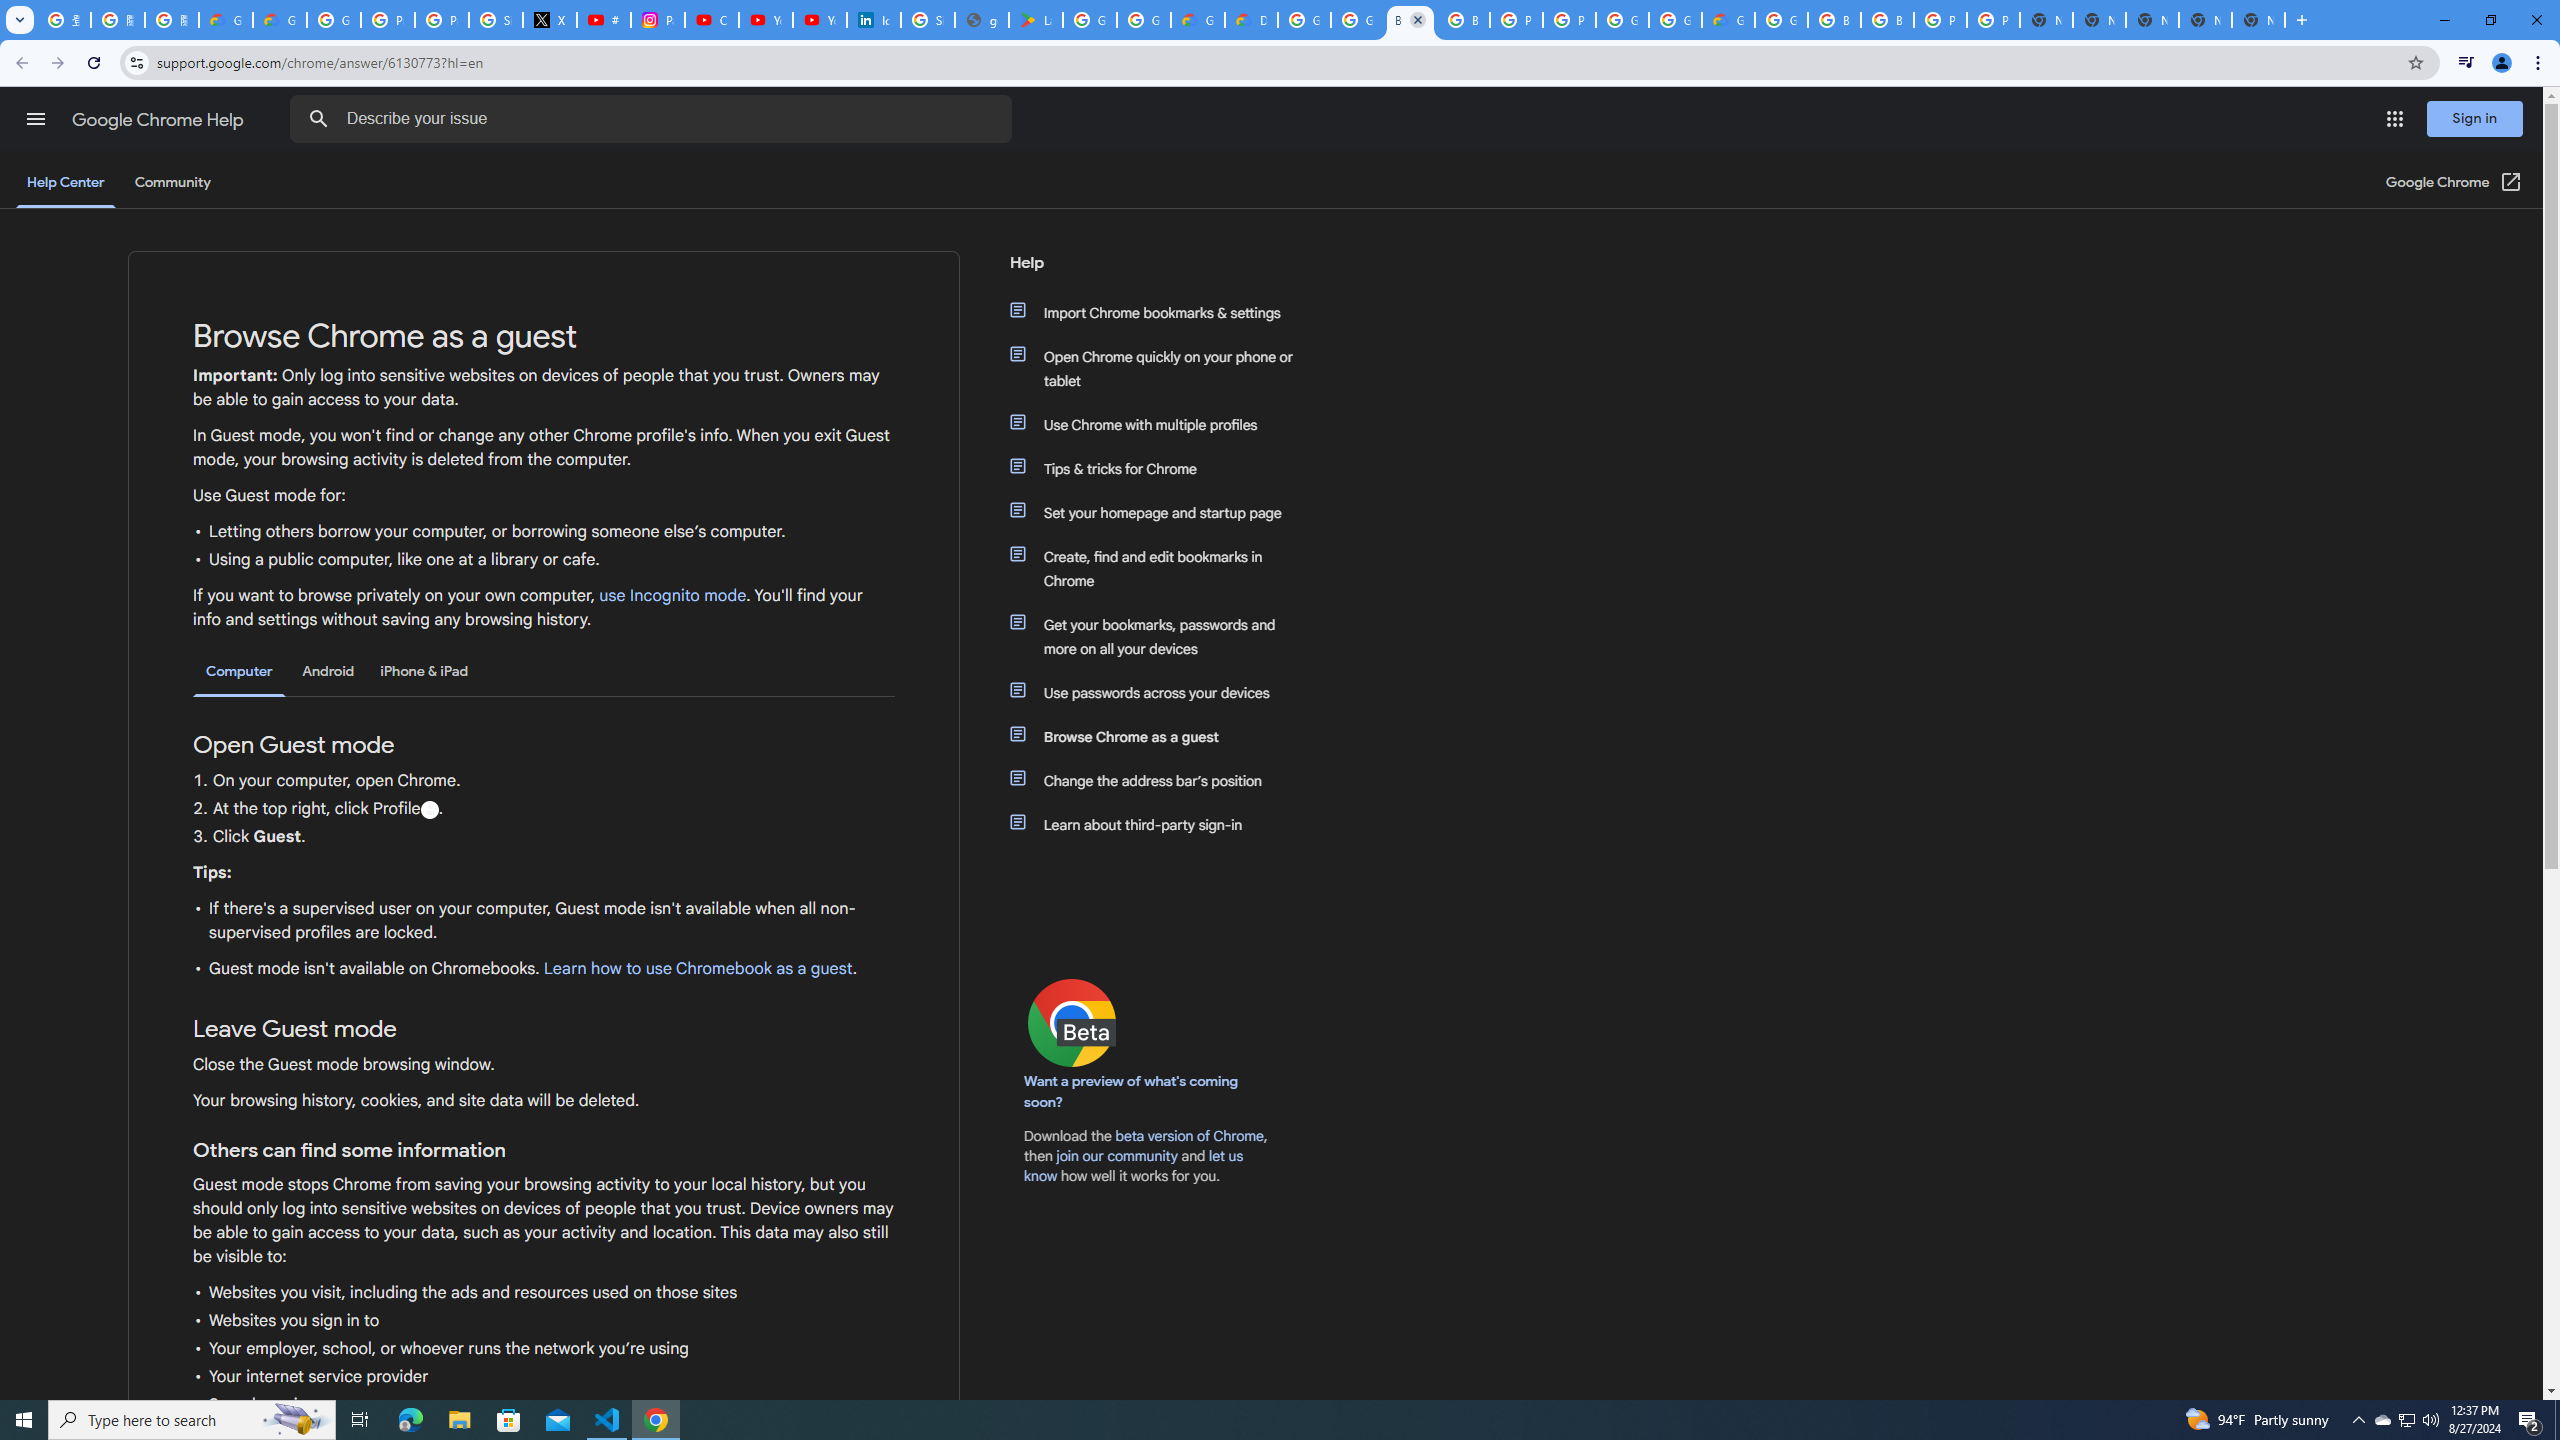 Image resolution: width=2560 pixels, height=1440 pixels. I want to click on 'beta version of Chrome', so click(1190, 1135).